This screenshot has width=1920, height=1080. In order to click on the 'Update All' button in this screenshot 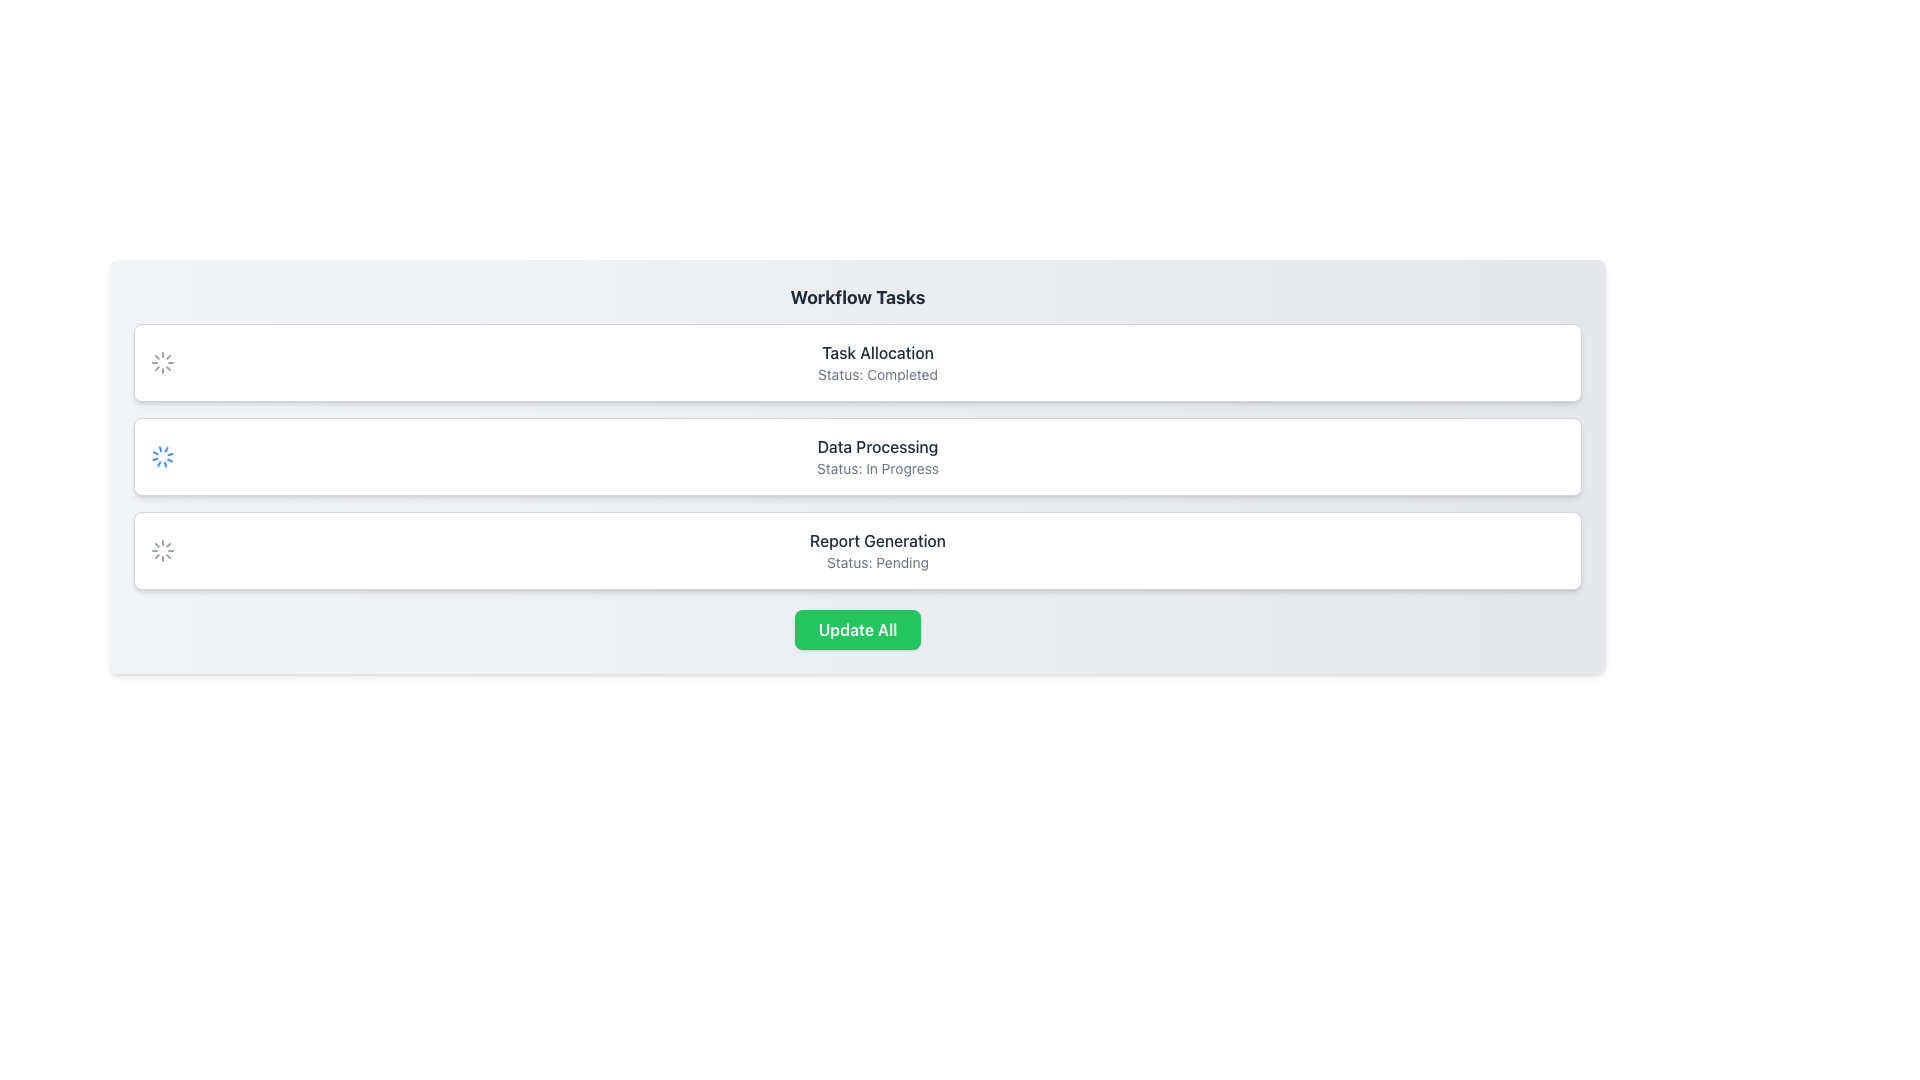, I will do `click(858, 628)`.